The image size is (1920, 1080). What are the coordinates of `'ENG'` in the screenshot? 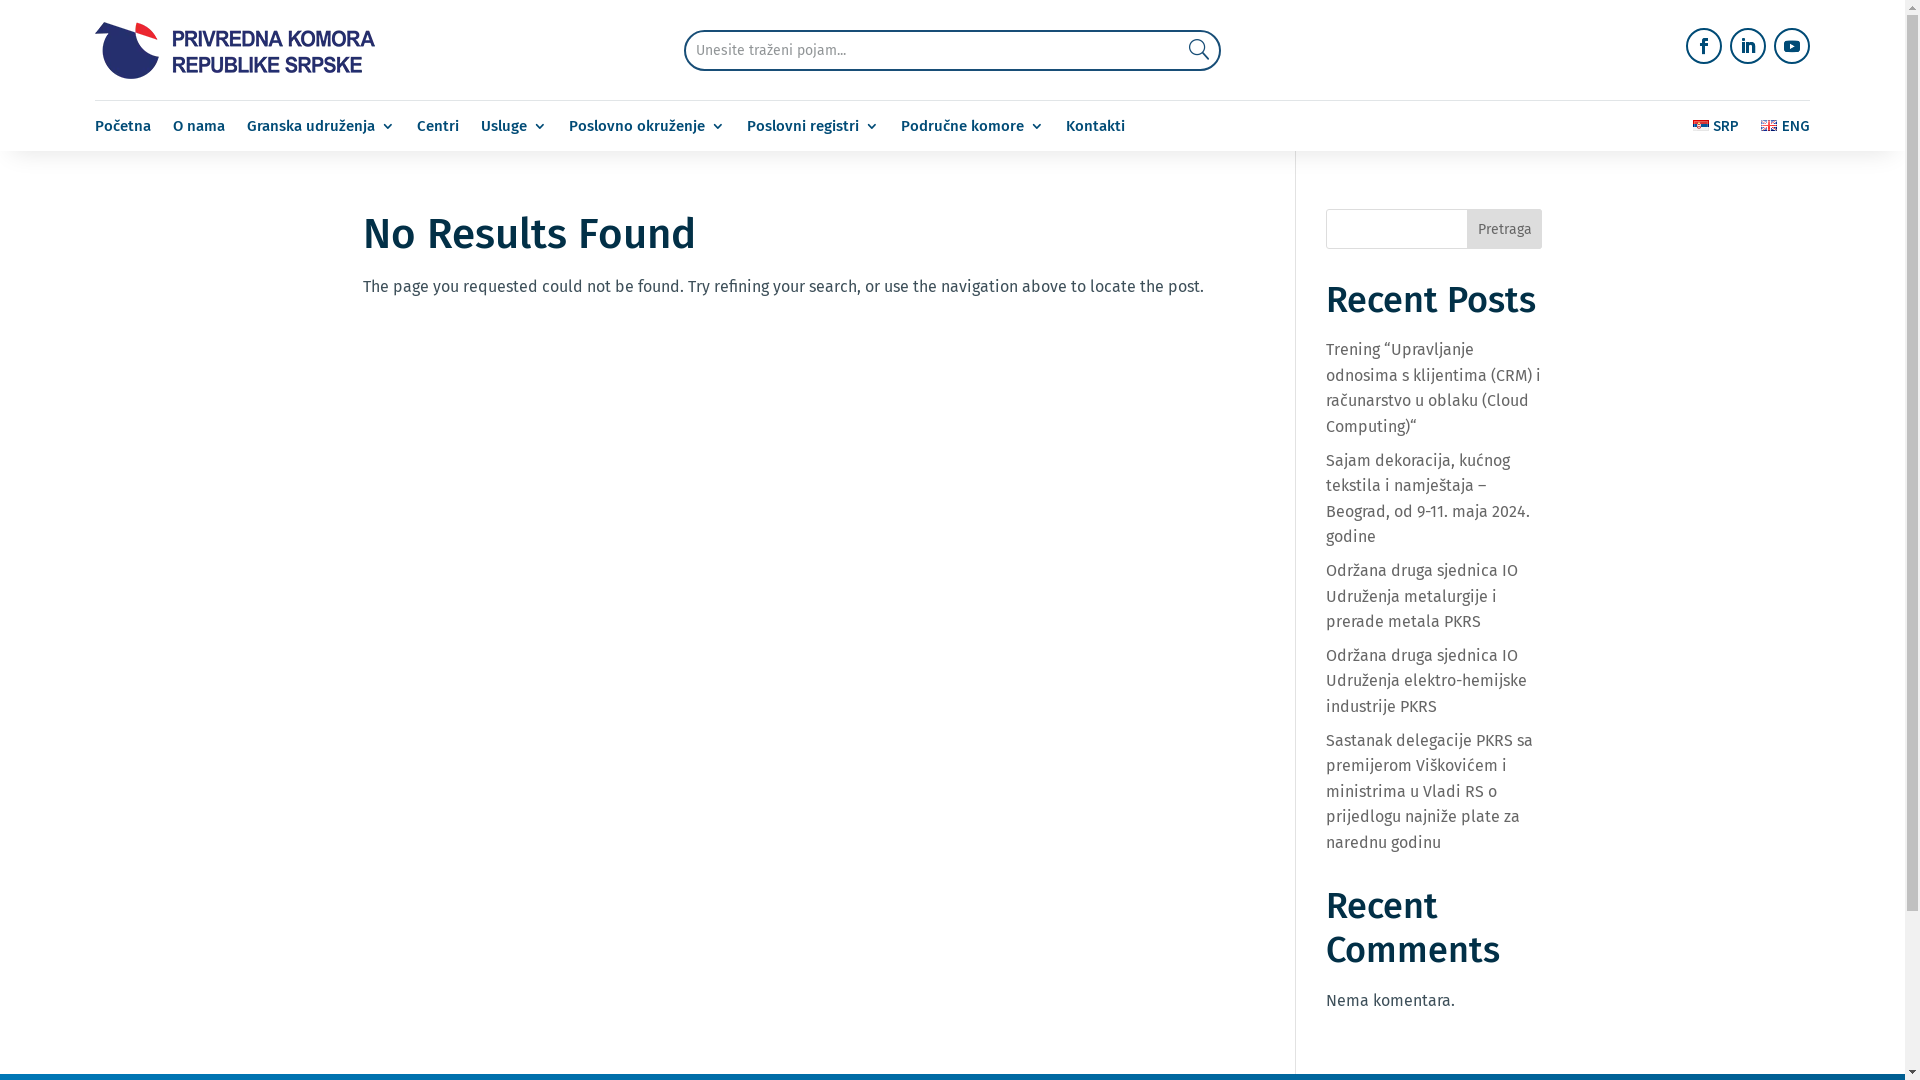 It's located at (1785, 130).